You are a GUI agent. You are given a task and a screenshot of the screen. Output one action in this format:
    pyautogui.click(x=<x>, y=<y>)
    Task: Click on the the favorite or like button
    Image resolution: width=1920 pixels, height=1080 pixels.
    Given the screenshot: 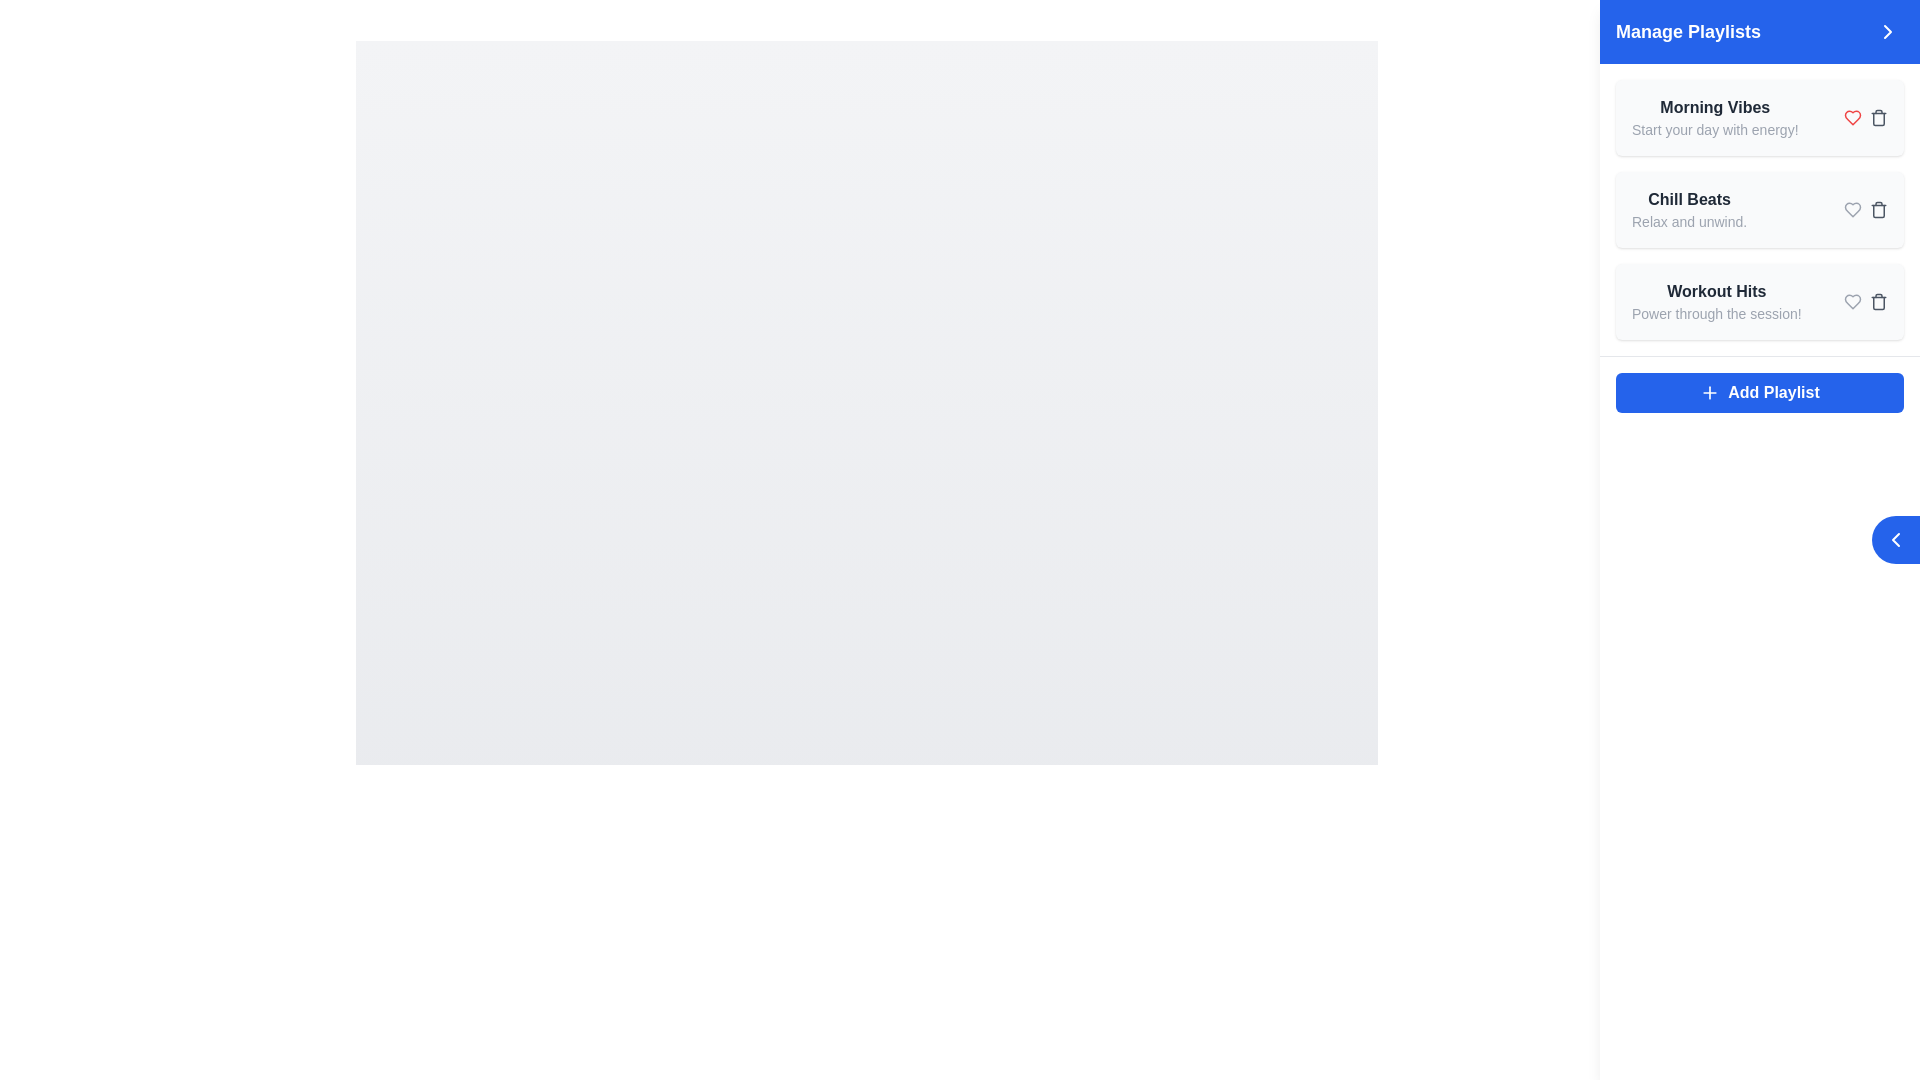 What is the action you would take?
    pyautogui.click(x=1851, y=118)
    